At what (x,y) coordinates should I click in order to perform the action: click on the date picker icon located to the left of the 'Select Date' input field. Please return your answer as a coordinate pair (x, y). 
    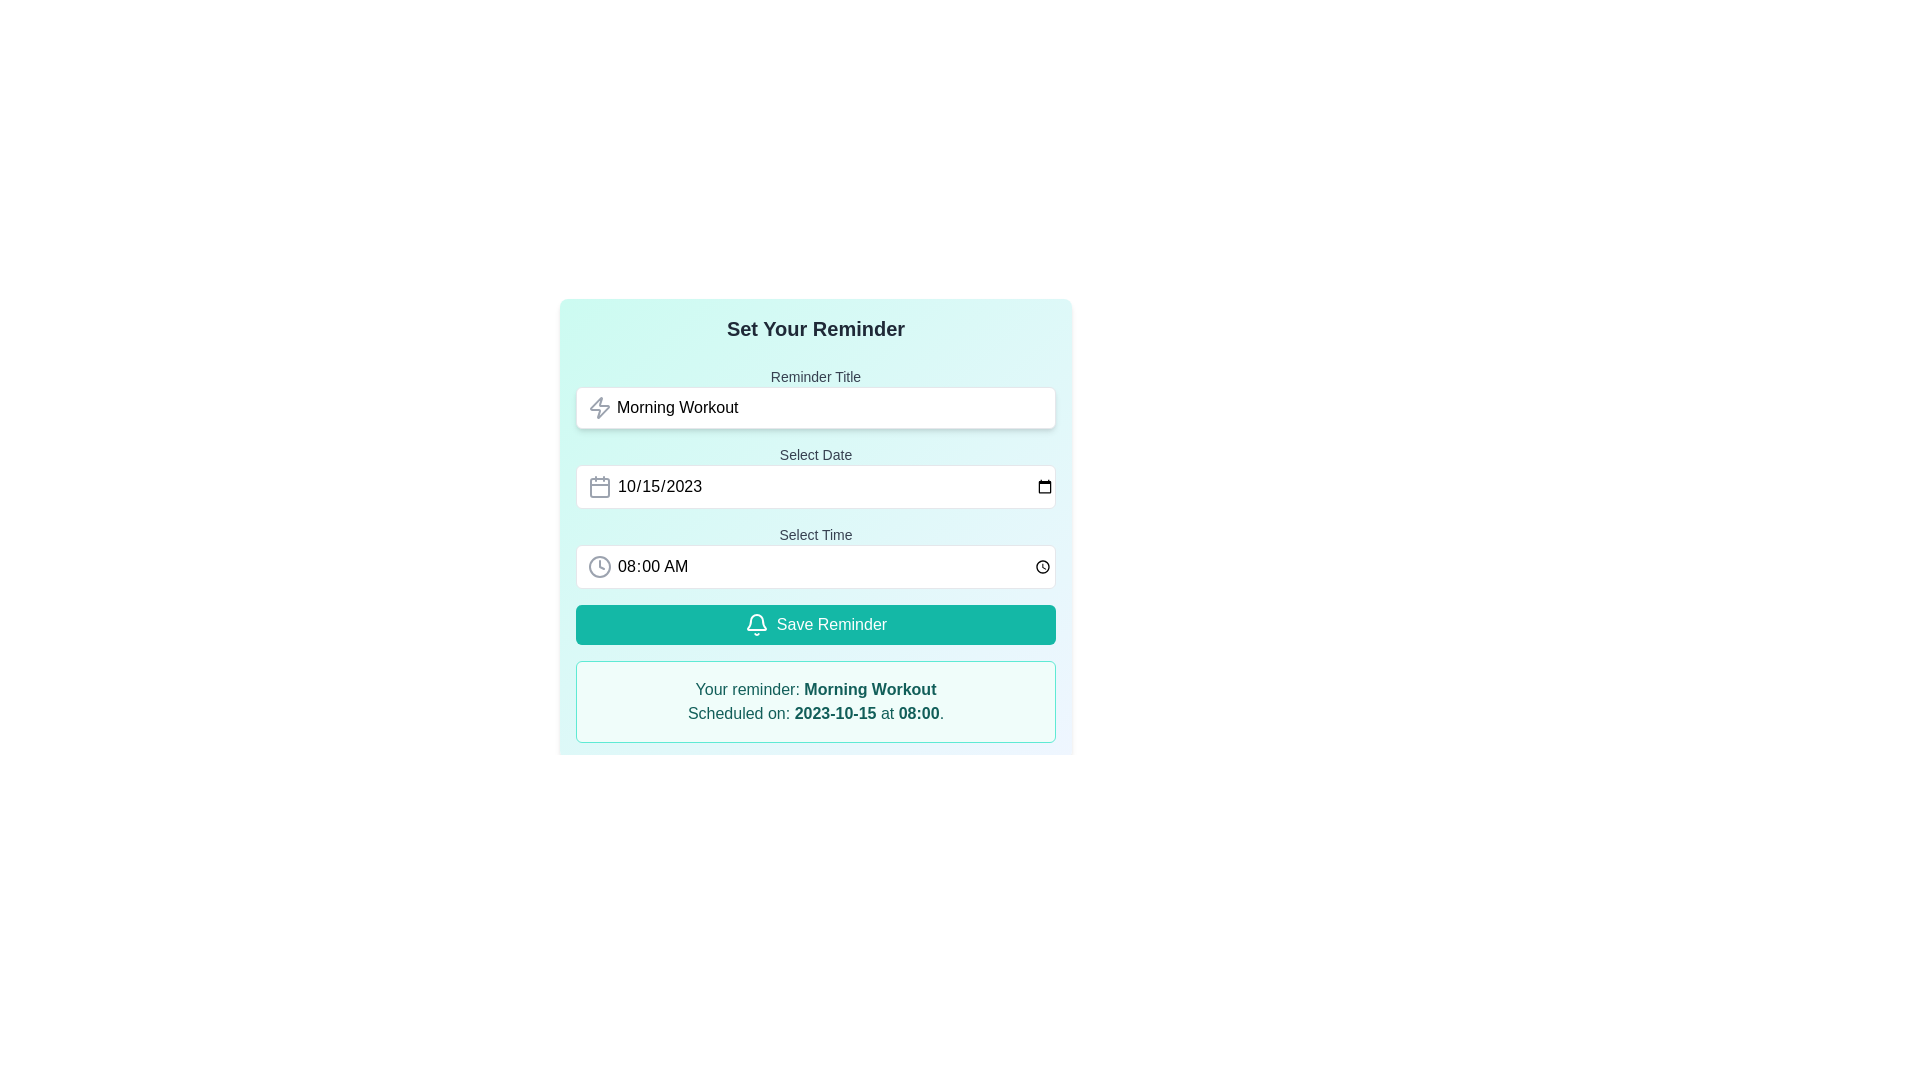
    Looking at the image, I should click on (599, 486).